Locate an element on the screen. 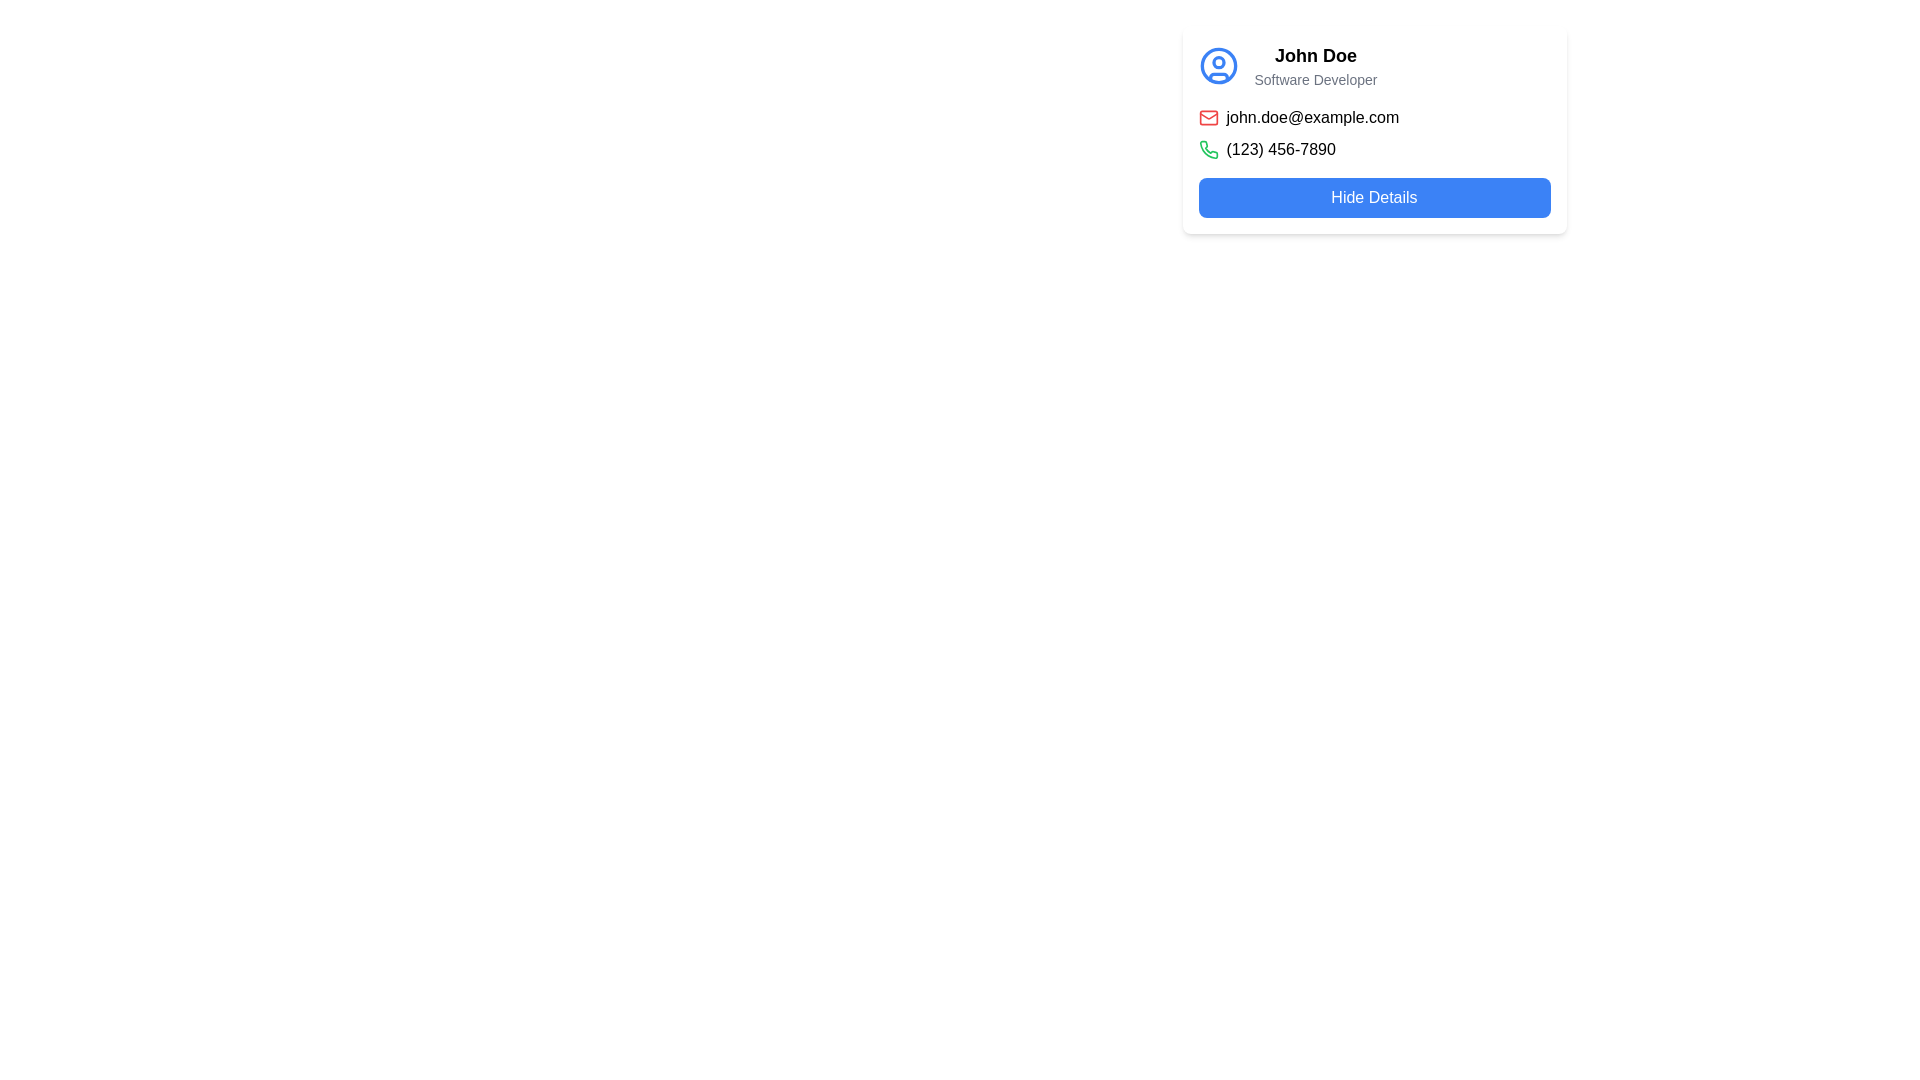  the contact phone number icon located on the left side of the horizontally aligned group, which is adjacent to the text '(123) 456-7890' is located at coordinates (1207, 149).